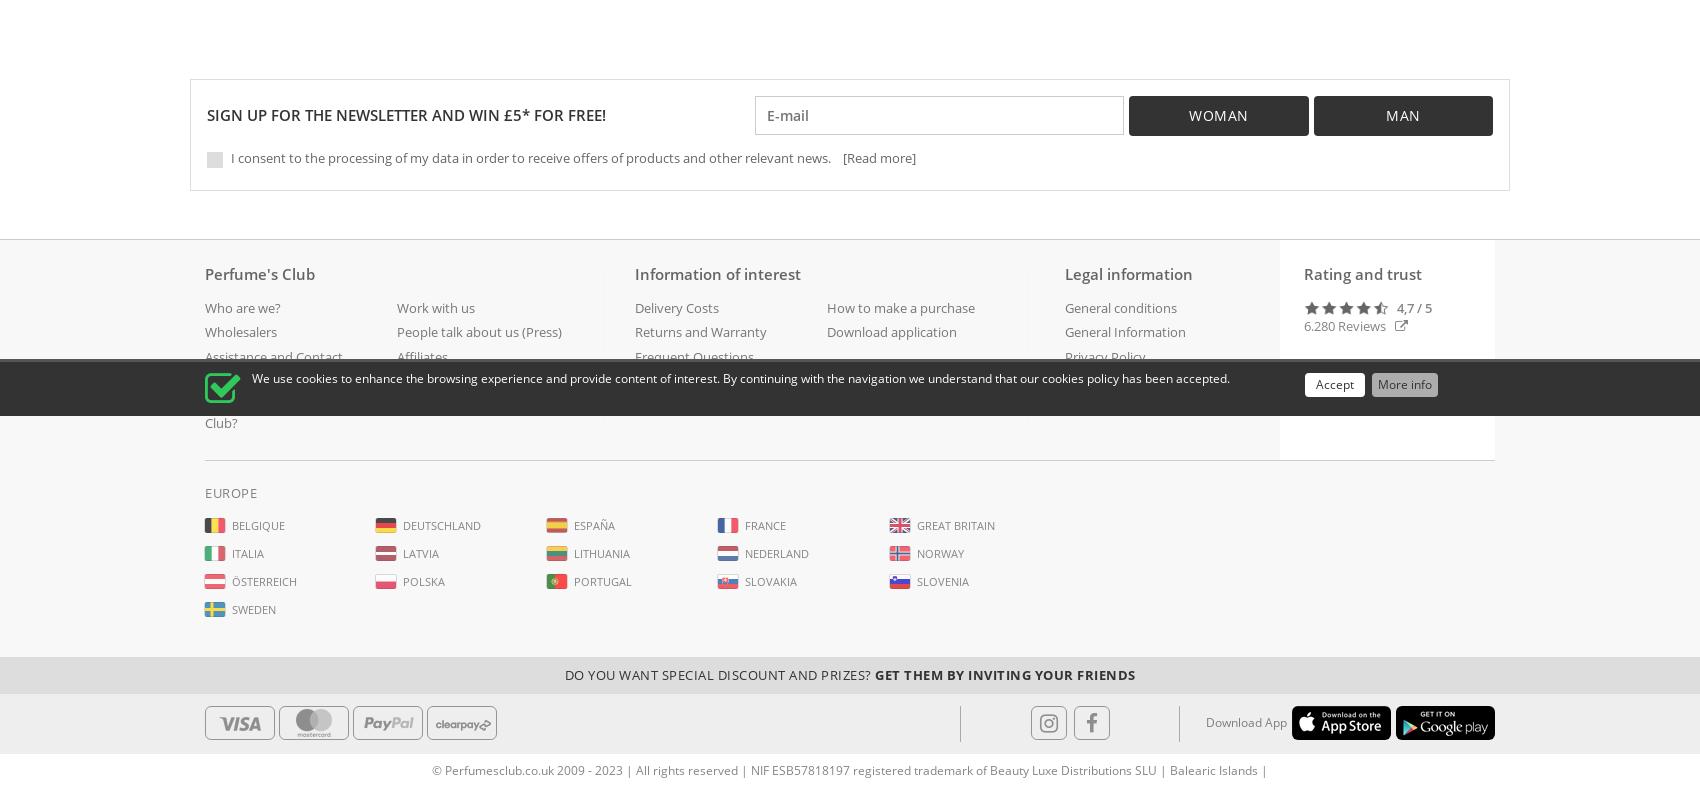 The width and height of the screenshot is (1700, 792). Describe the element at coordinates (1245, 721) in the screenshot. I see `'Download App'` at that location.